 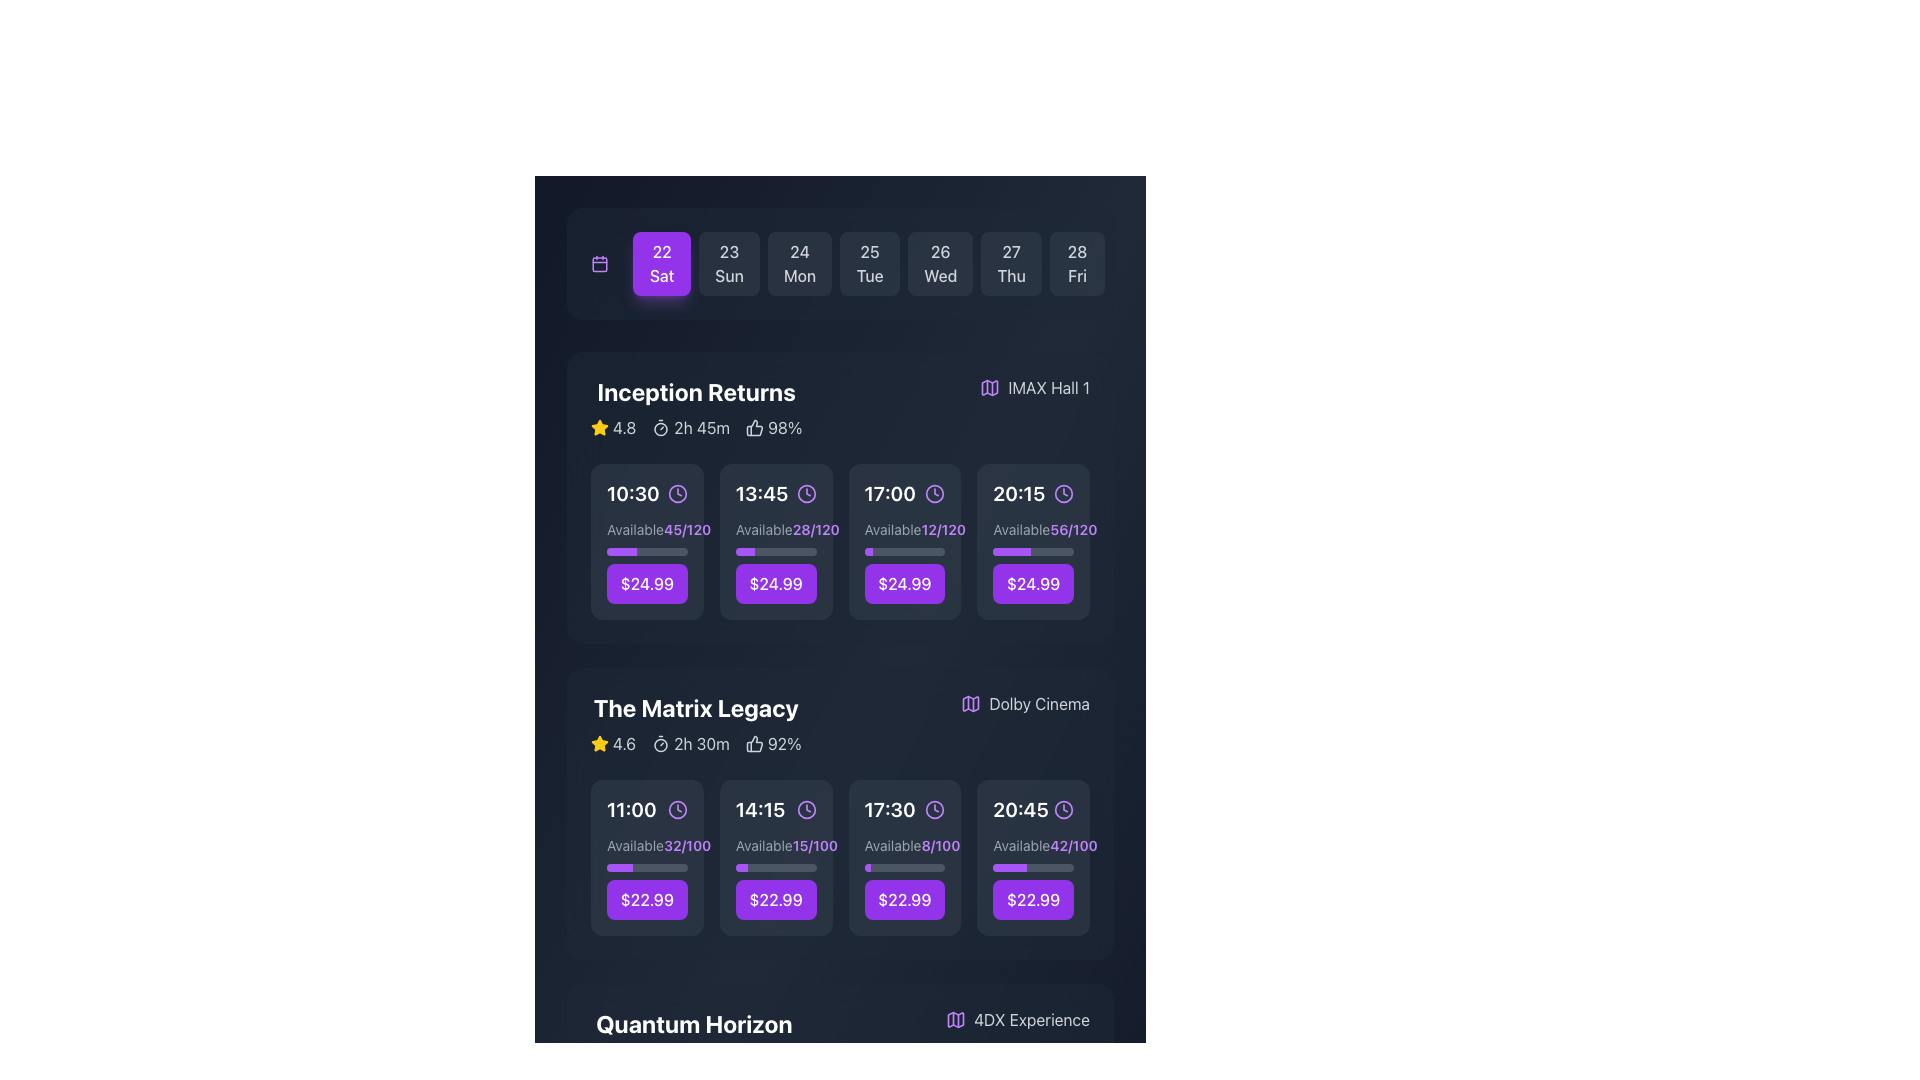 I want to click on the text display showing '12/120' in purple, bold font, located beneath the '17:00' time slot in the 'Inception Returns' section, so click(x=942, y=528).